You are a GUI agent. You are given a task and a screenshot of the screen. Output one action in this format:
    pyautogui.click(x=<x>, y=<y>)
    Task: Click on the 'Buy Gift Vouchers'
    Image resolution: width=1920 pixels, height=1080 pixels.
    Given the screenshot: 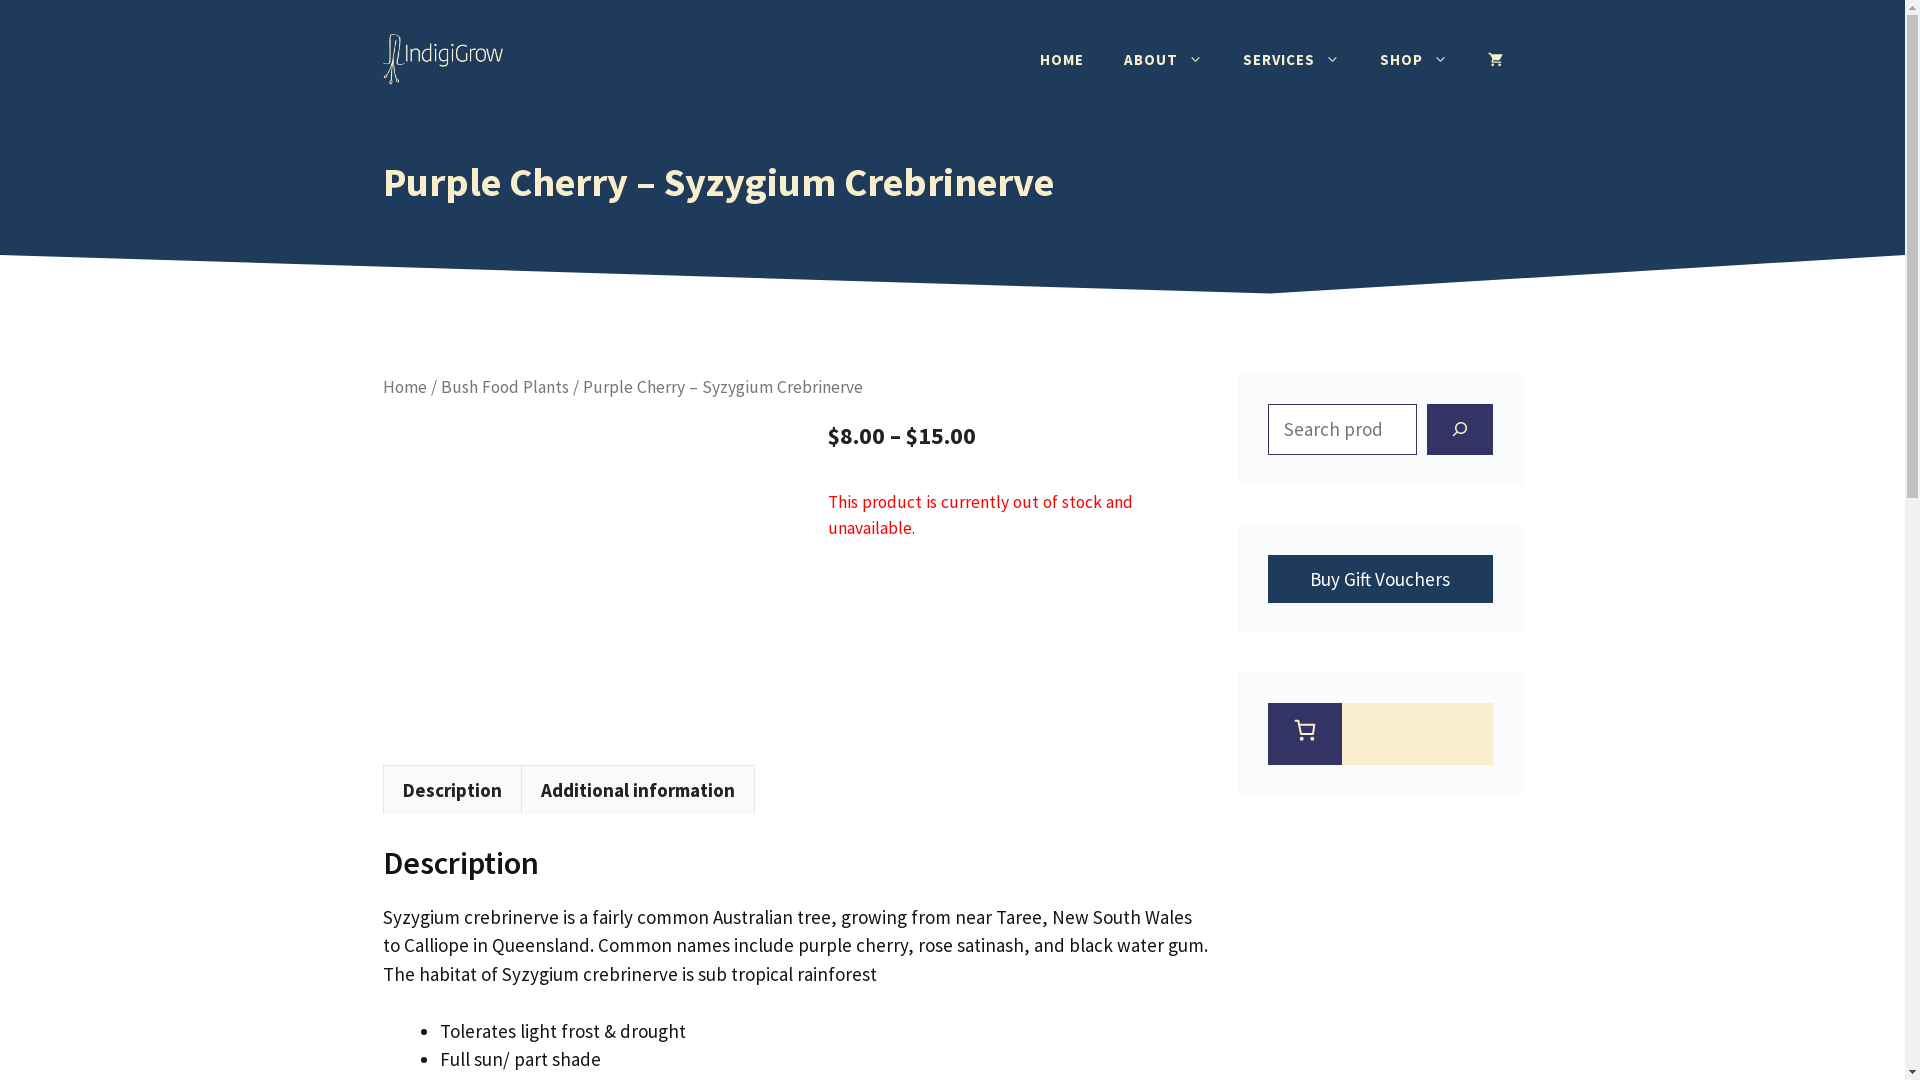 What is the action you would take?
    pyautogui.click(x=1266, y=578)
    